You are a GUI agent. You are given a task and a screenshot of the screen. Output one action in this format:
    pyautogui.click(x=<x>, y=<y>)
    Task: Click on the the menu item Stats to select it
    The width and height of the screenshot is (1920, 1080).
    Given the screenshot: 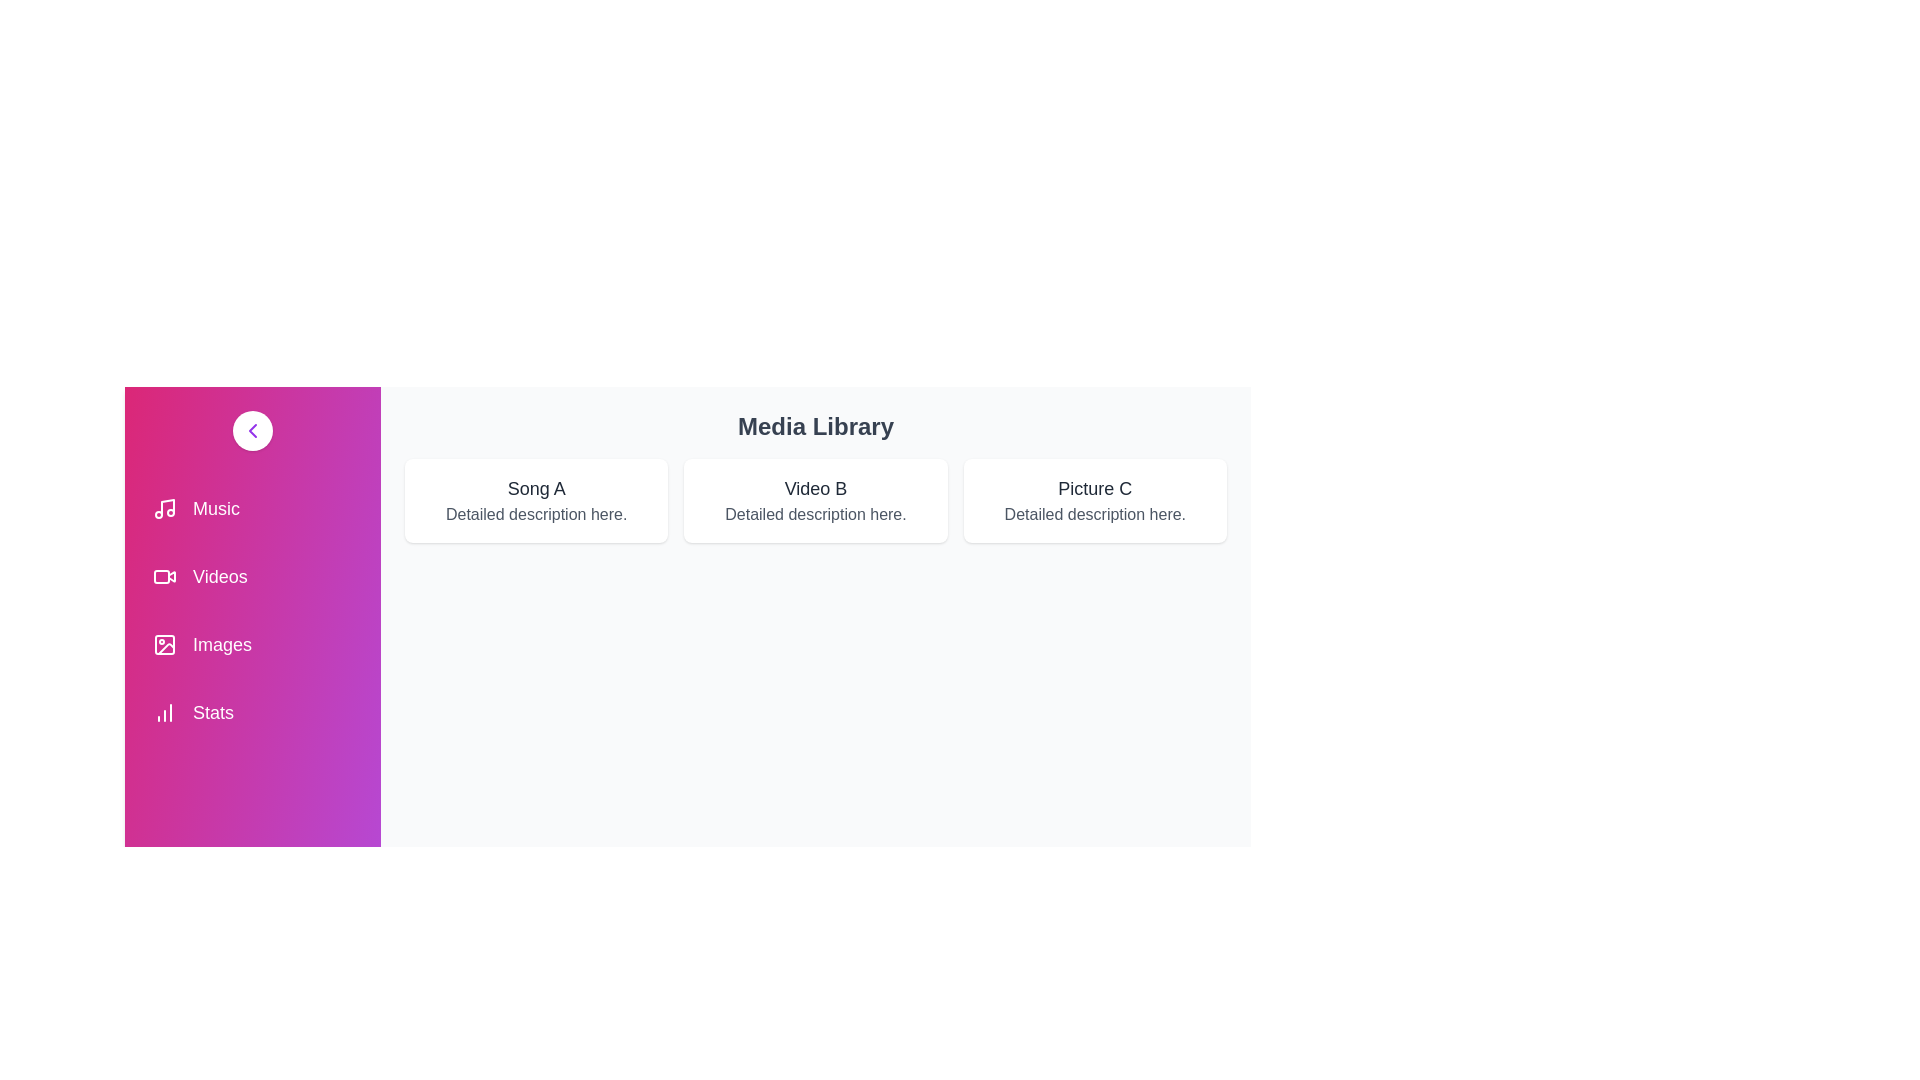 What is the action you would take?
    pyautogui.click(x=252, y=712)
    